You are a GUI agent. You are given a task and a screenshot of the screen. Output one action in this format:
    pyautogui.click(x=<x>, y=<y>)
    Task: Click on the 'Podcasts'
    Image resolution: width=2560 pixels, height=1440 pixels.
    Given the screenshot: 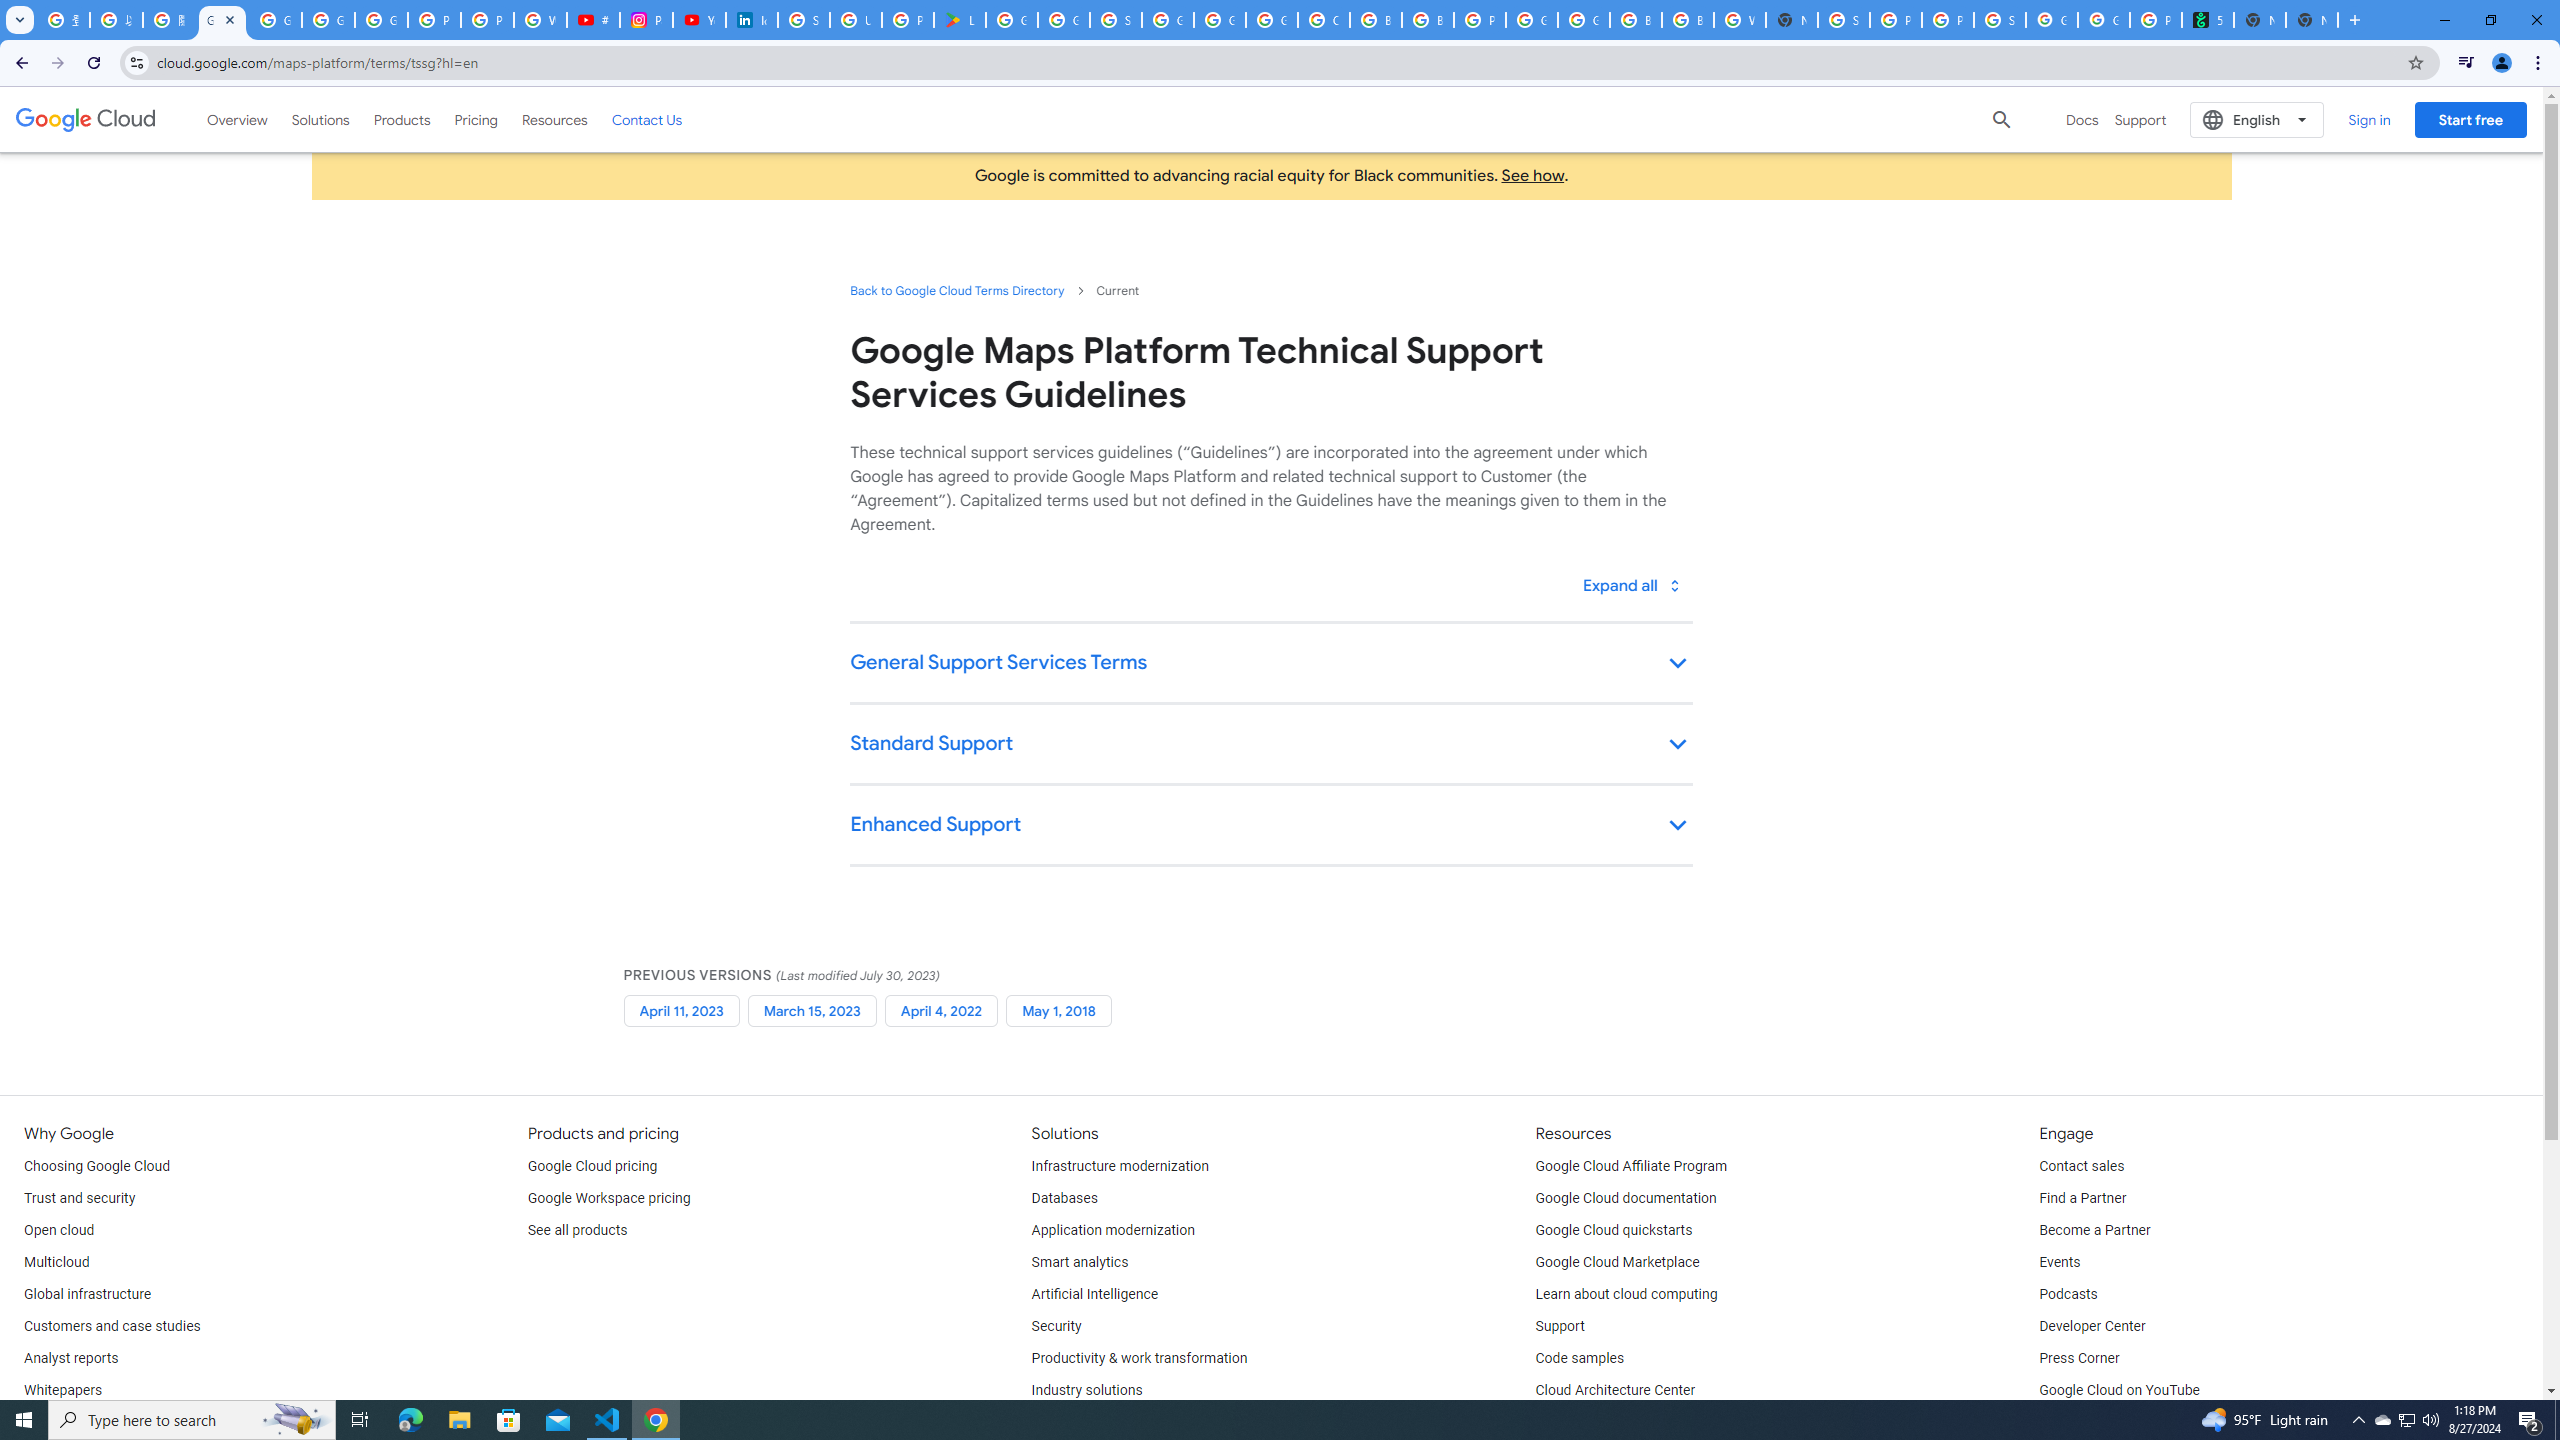 What is the action you would take?
    pyautogui.click(x=2067, y=1294)
    